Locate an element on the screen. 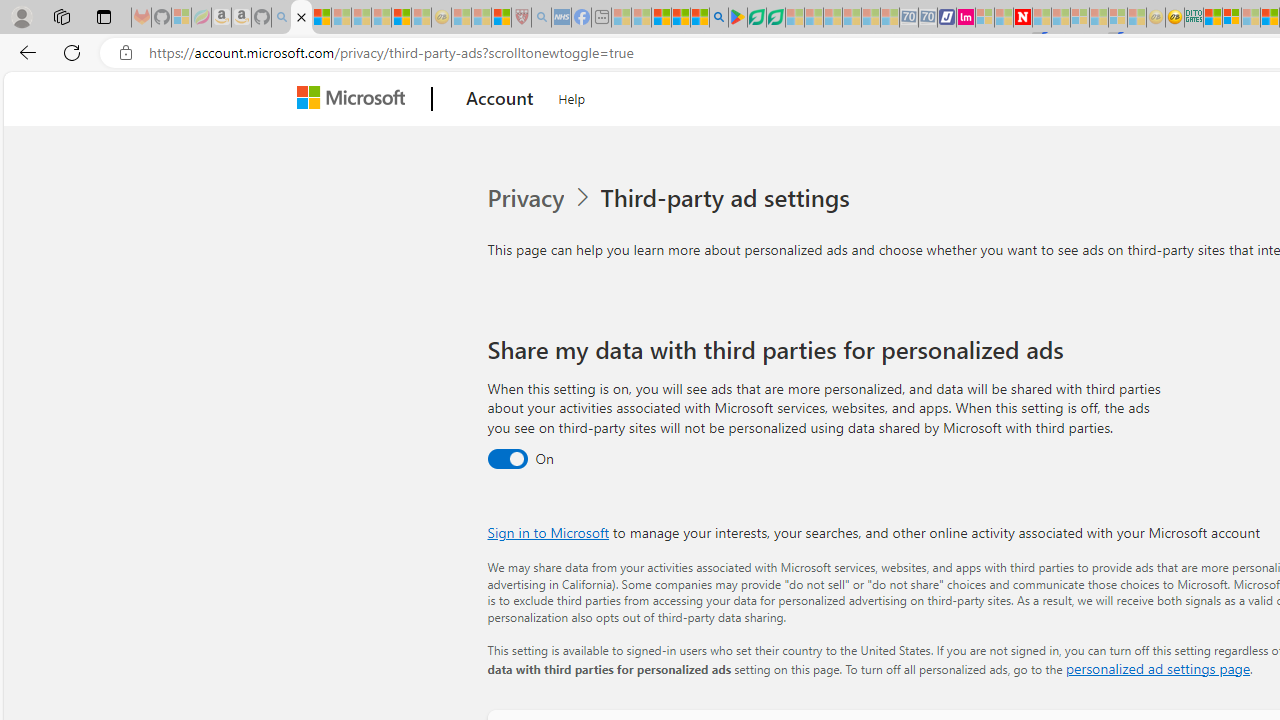  'Pets - MSN' is located at coordinates (680, 17).